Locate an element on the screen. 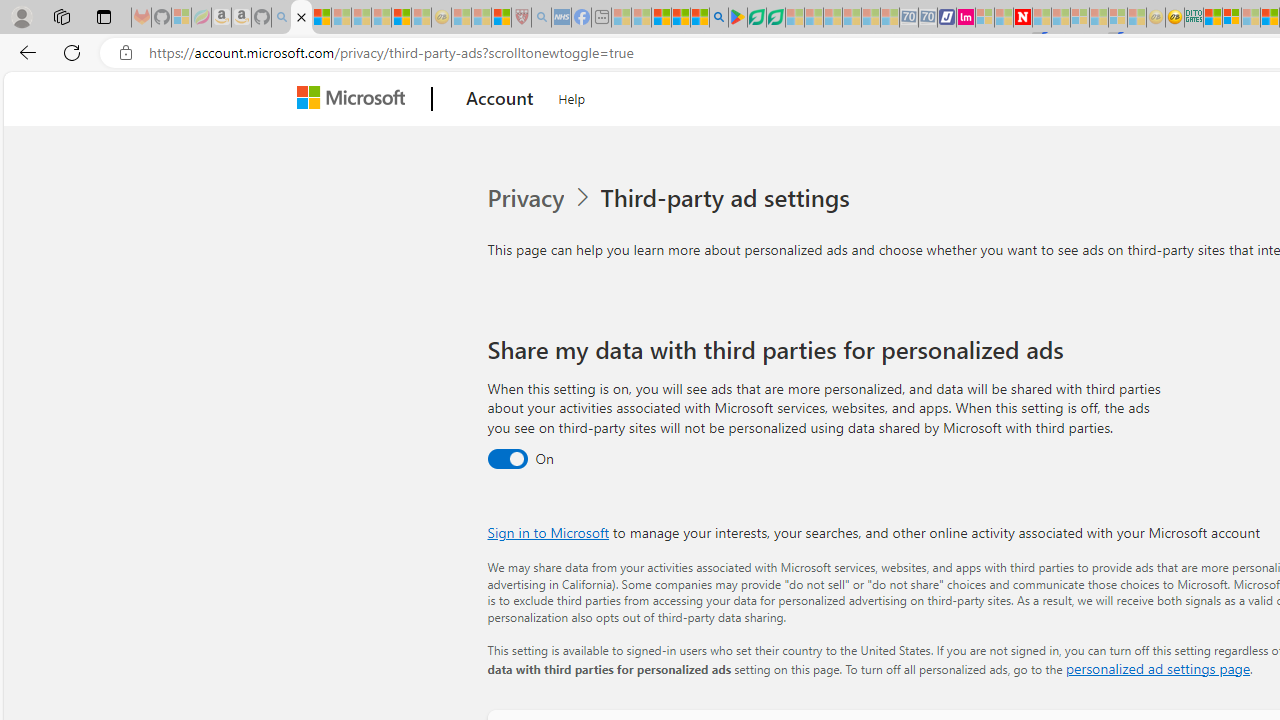  'Pets - MSN' is located at coordinates (680, 17).